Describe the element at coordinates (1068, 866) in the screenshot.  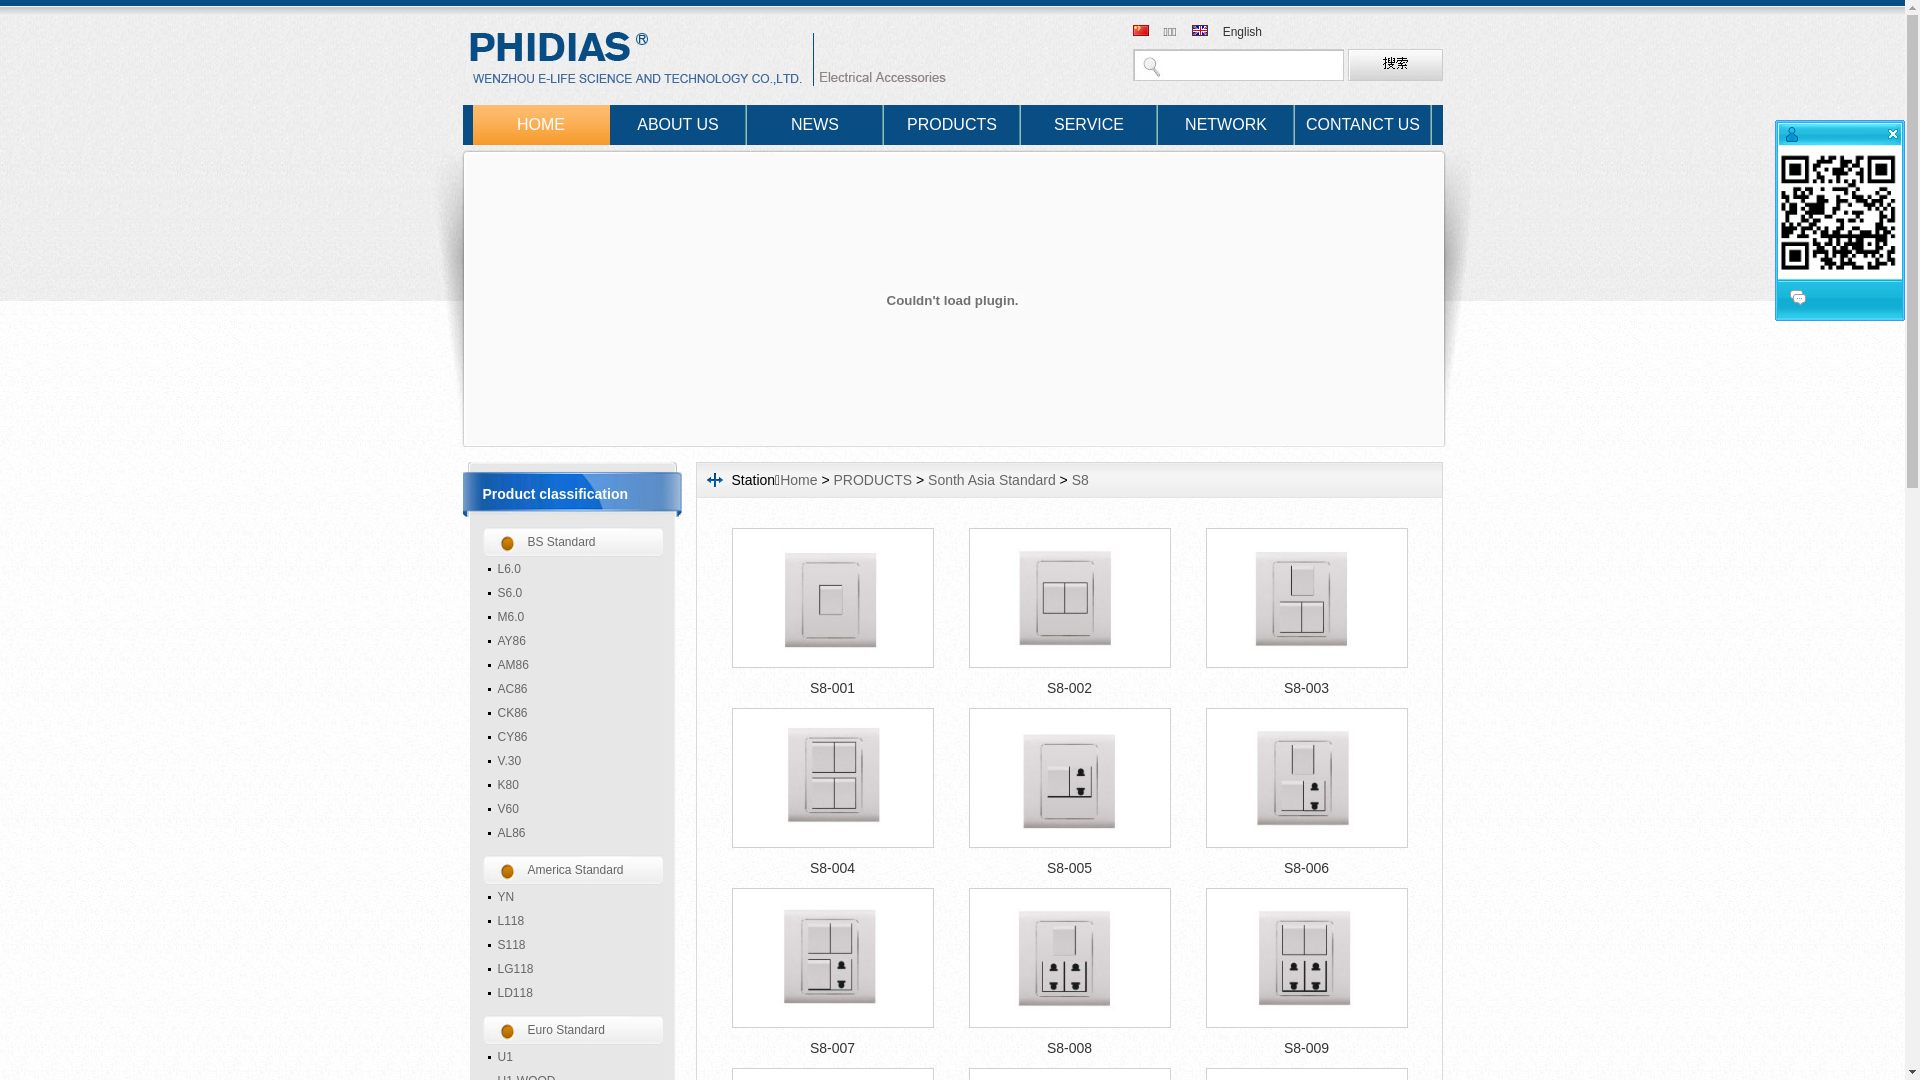
I see `'S8-005'` at that location.